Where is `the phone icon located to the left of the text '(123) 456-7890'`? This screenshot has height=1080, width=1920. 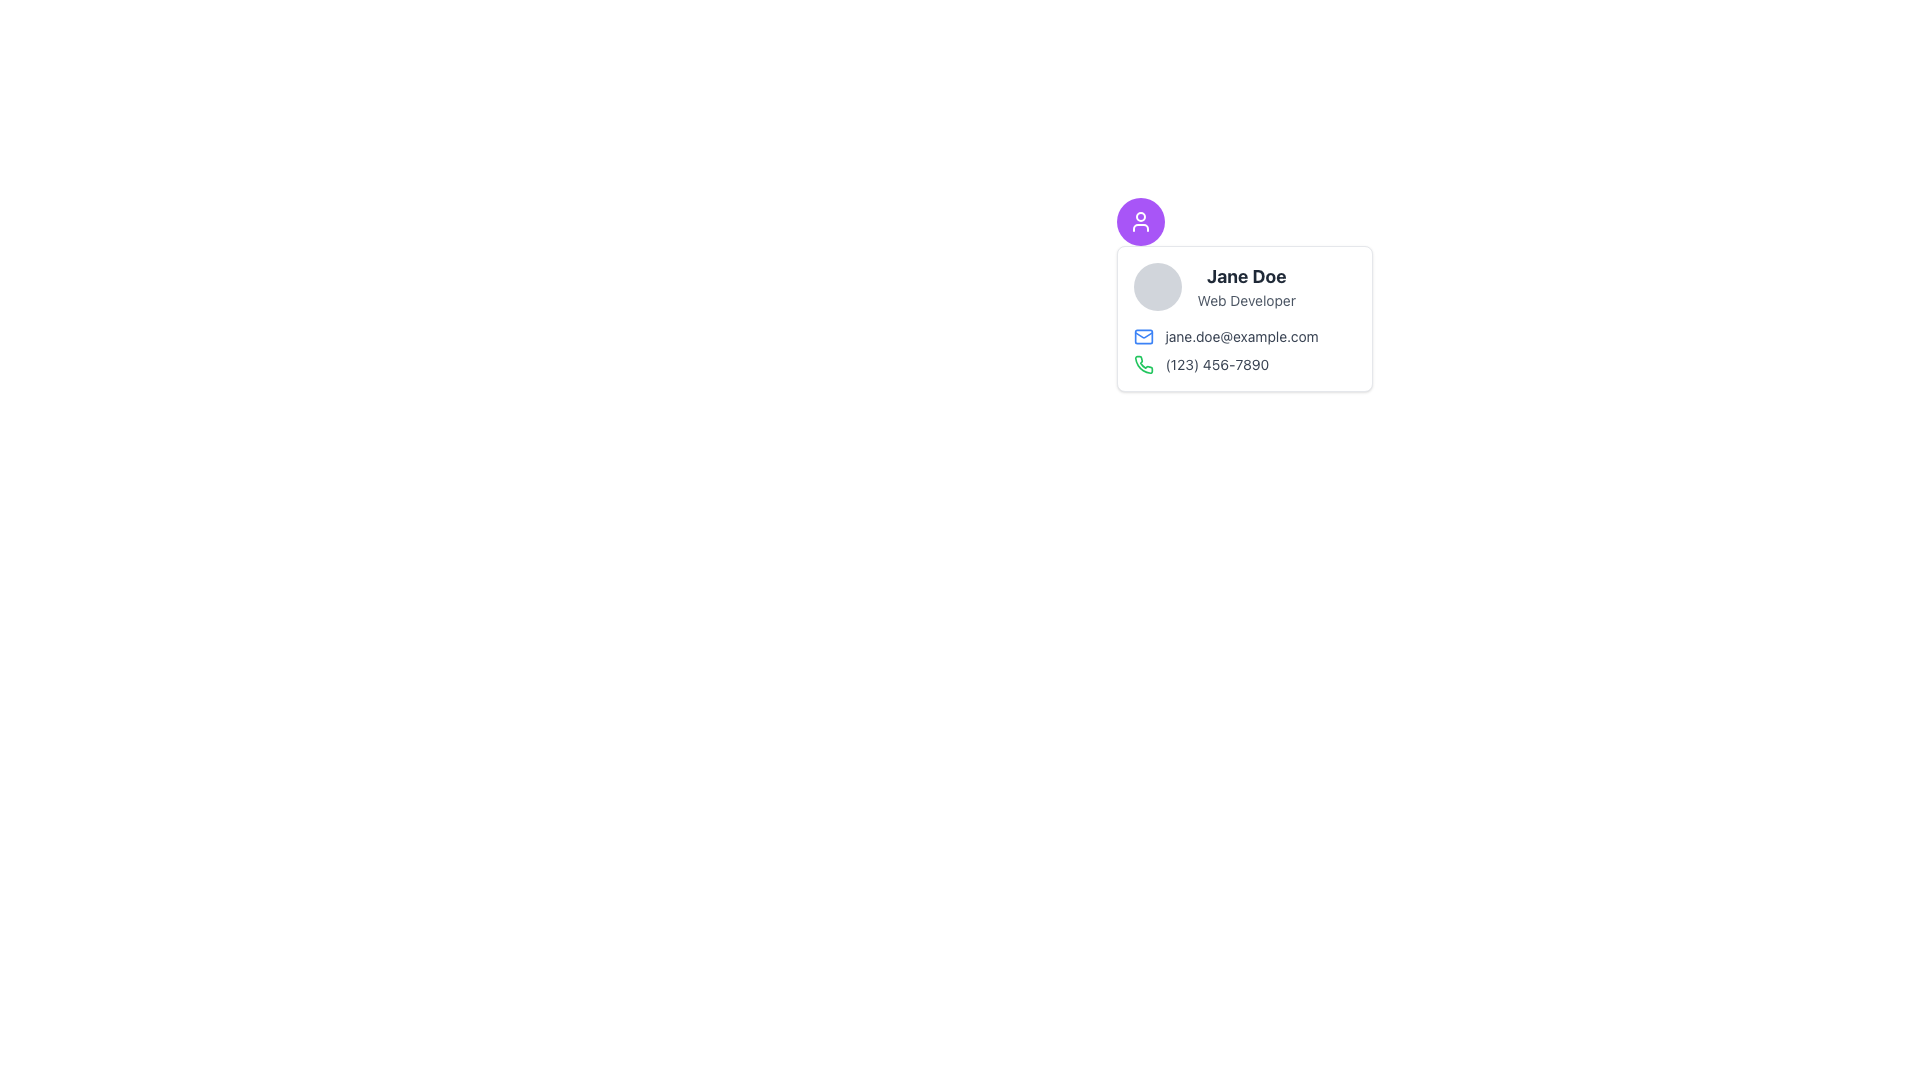
the phone icon located to the left of the text '(123) 456-7890' is located at coordinates (1143, 365).